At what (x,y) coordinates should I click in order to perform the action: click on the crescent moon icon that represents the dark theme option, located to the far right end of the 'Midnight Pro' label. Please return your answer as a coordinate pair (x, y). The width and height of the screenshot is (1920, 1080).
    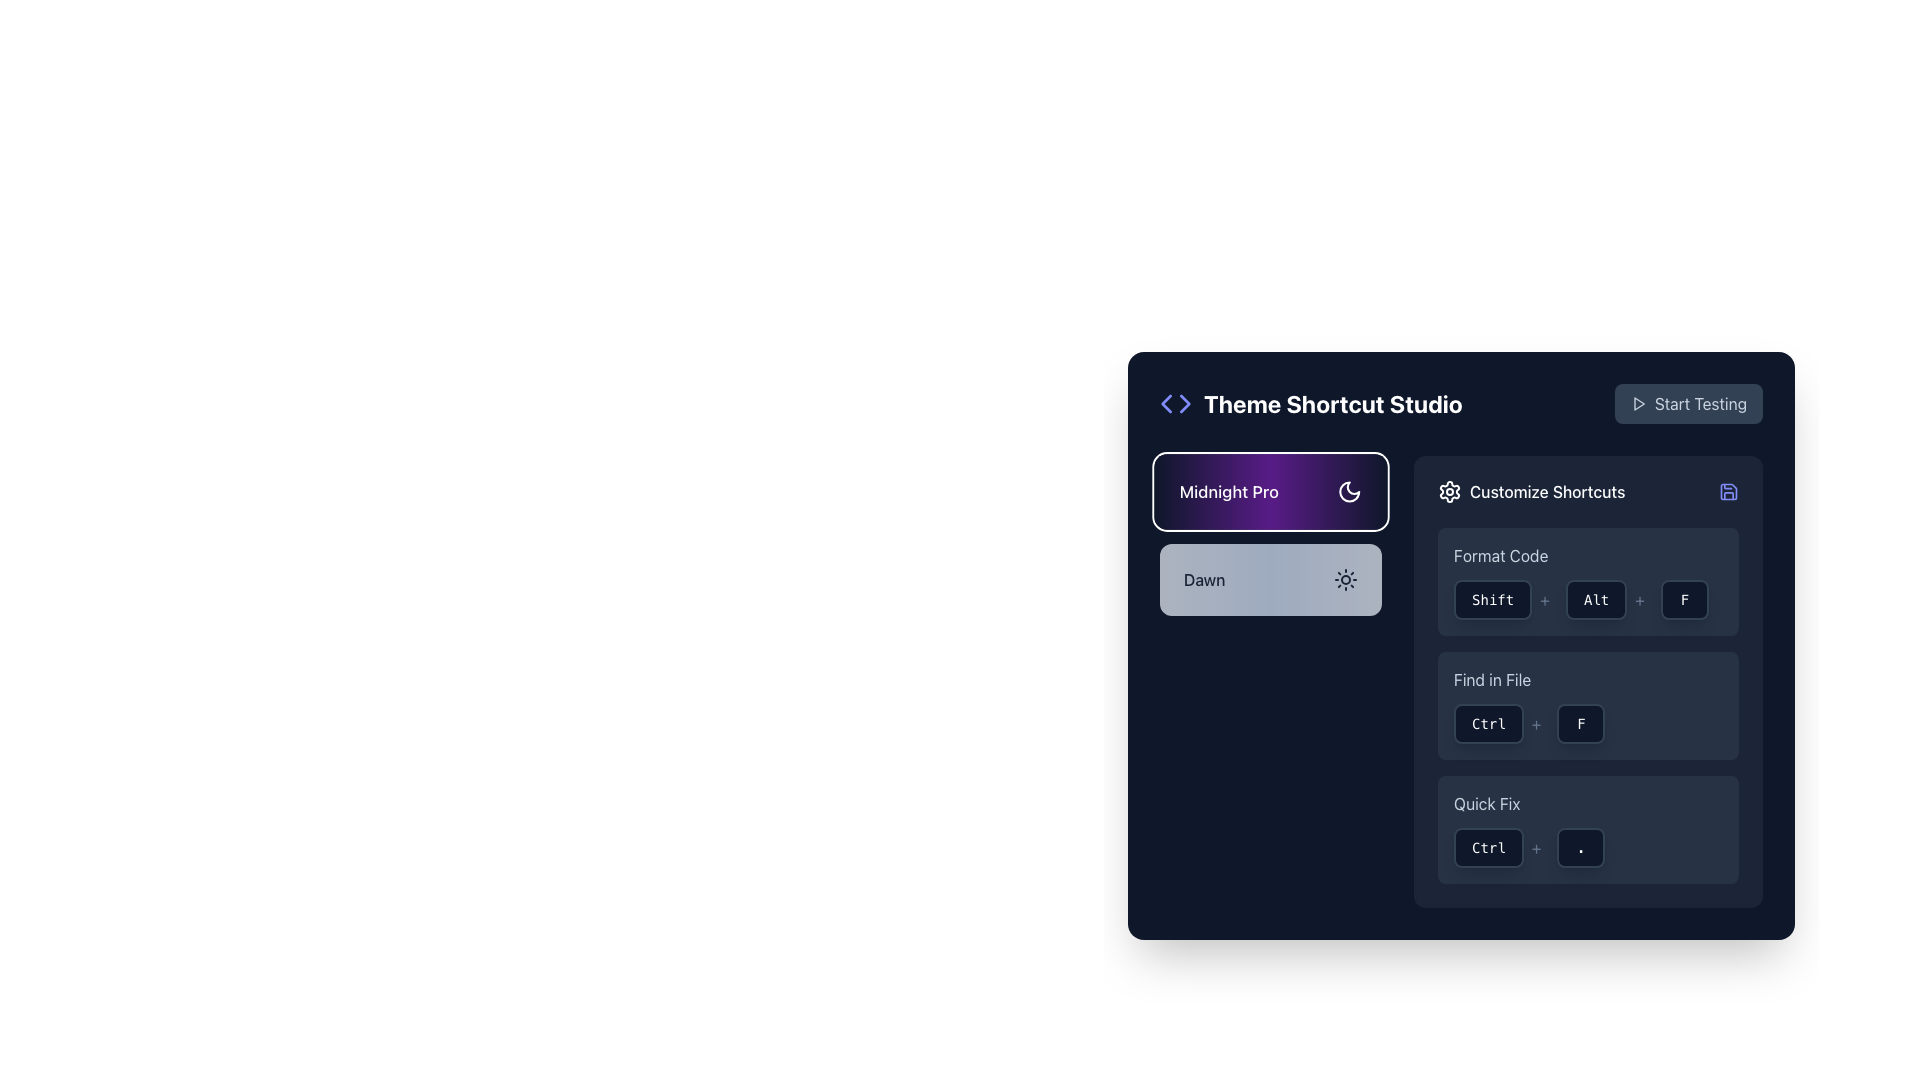
    Looking at the image, I should click on (1349, 492).